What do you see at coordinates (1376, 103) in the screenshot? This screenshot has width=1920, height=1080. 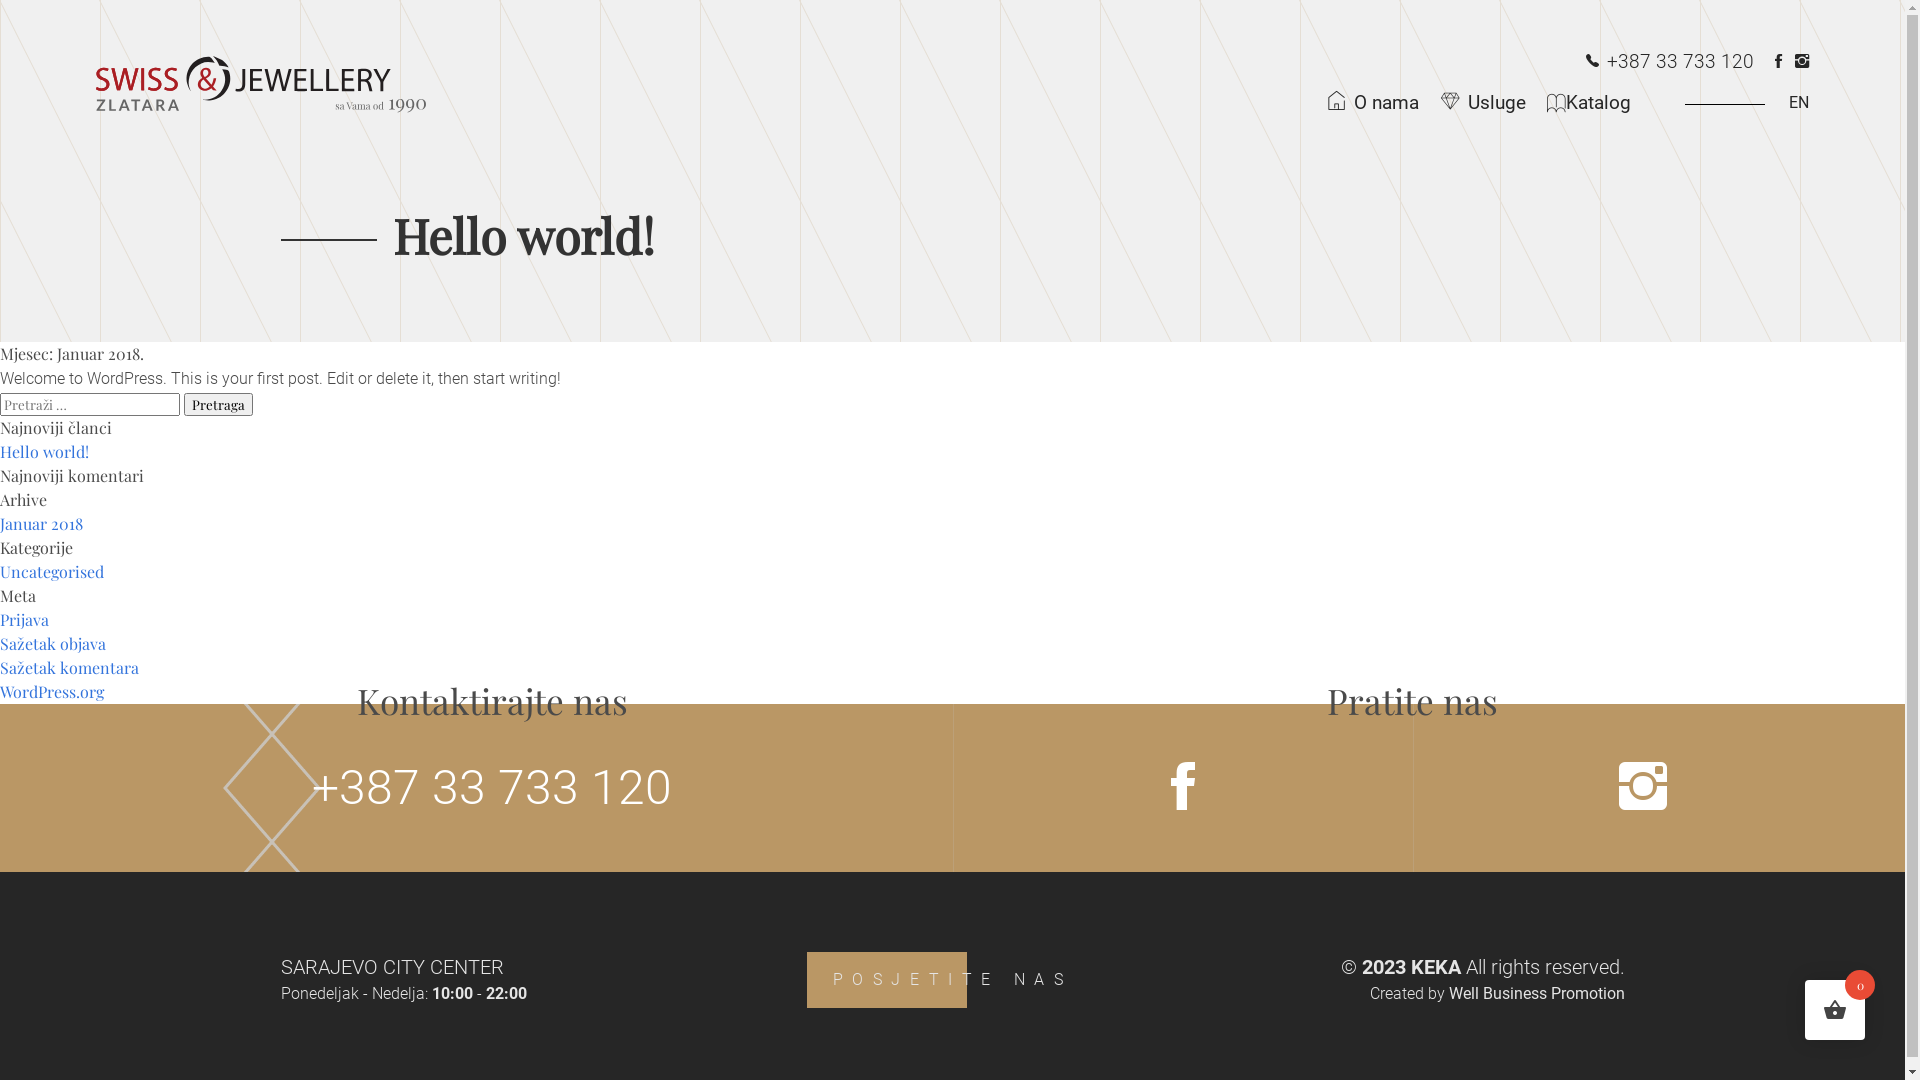 I see `'O nama'` at bounding box center [1376, 103].